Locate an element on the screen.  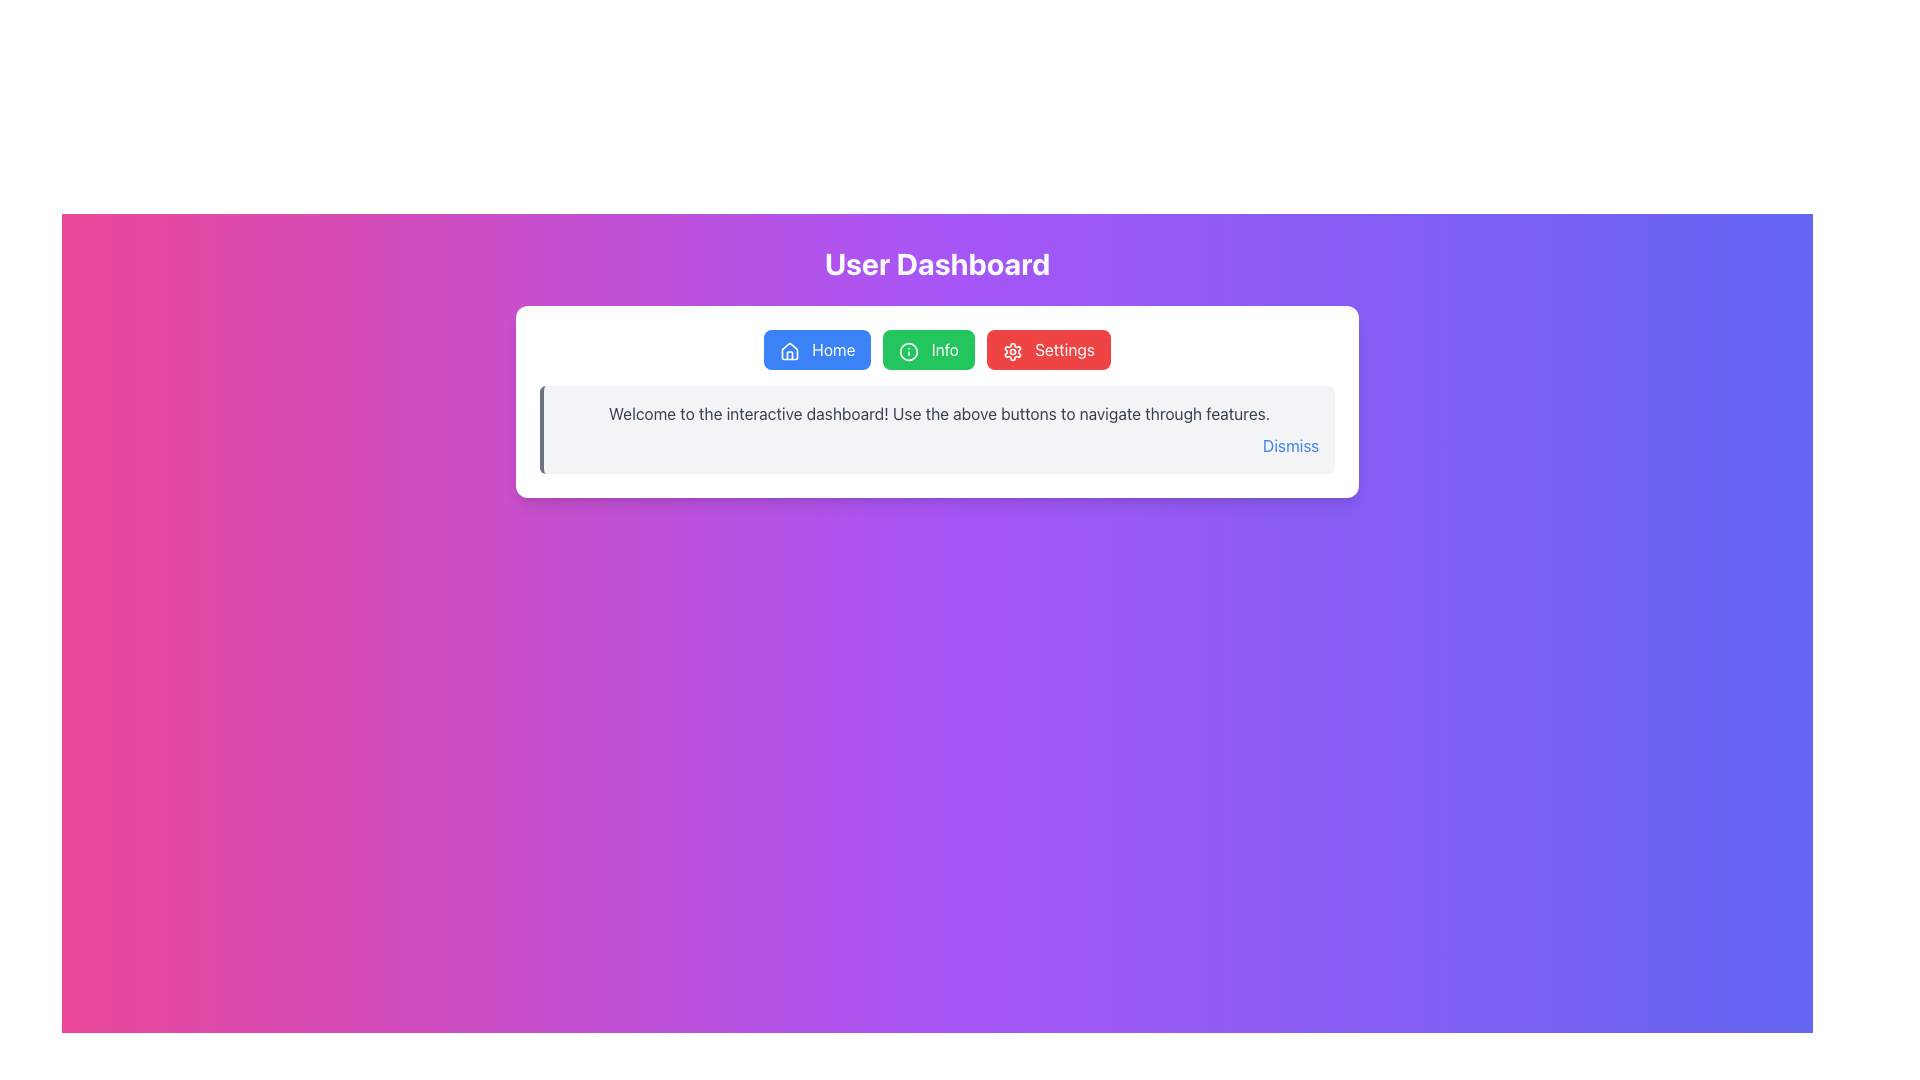
the informational button located between the blue 'Home' button and the red 'Settings' button for keyboard interaction is located at coordinates (928, 349).